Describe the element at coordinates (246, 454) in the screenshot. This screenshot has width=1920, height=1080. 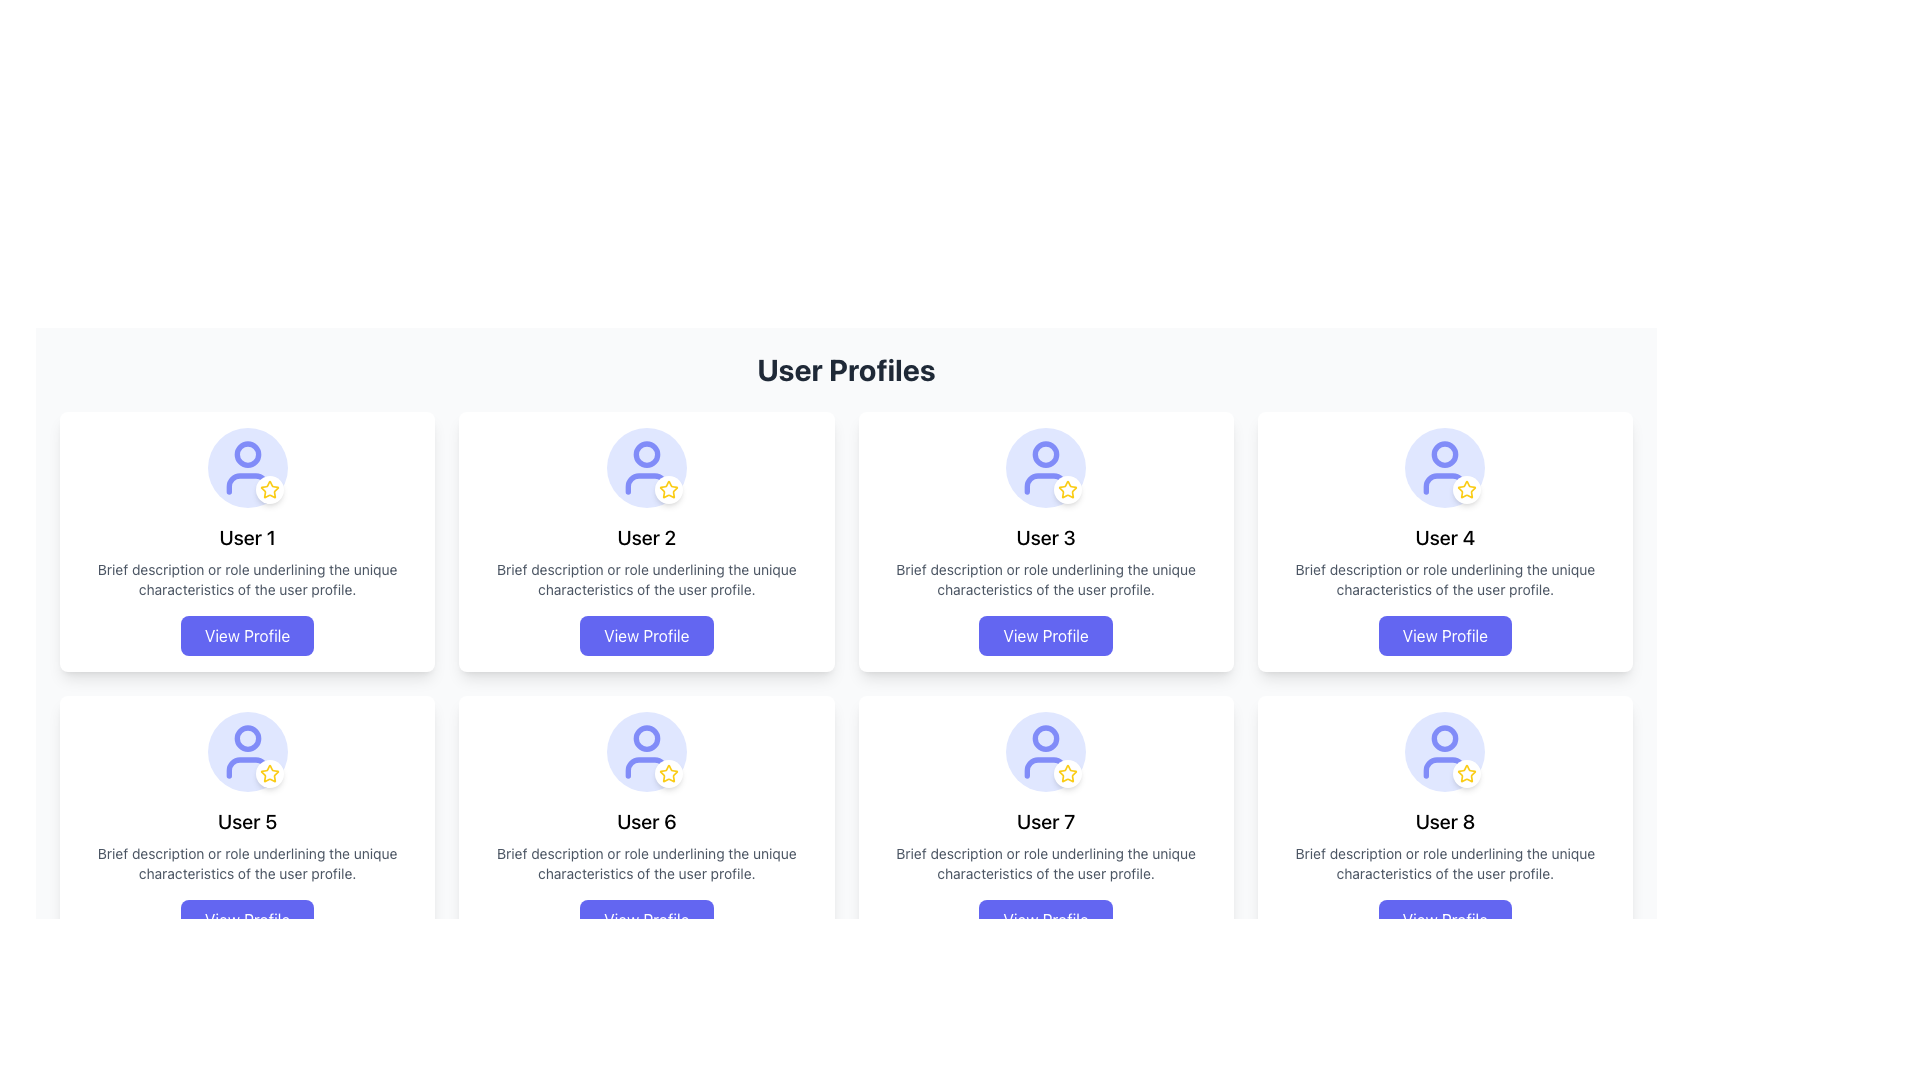
I see `the decorative shape within the SVG icon located in the circular user icon at the top middle of the profile card, which is in the second position of the first row of the grid` at that location.